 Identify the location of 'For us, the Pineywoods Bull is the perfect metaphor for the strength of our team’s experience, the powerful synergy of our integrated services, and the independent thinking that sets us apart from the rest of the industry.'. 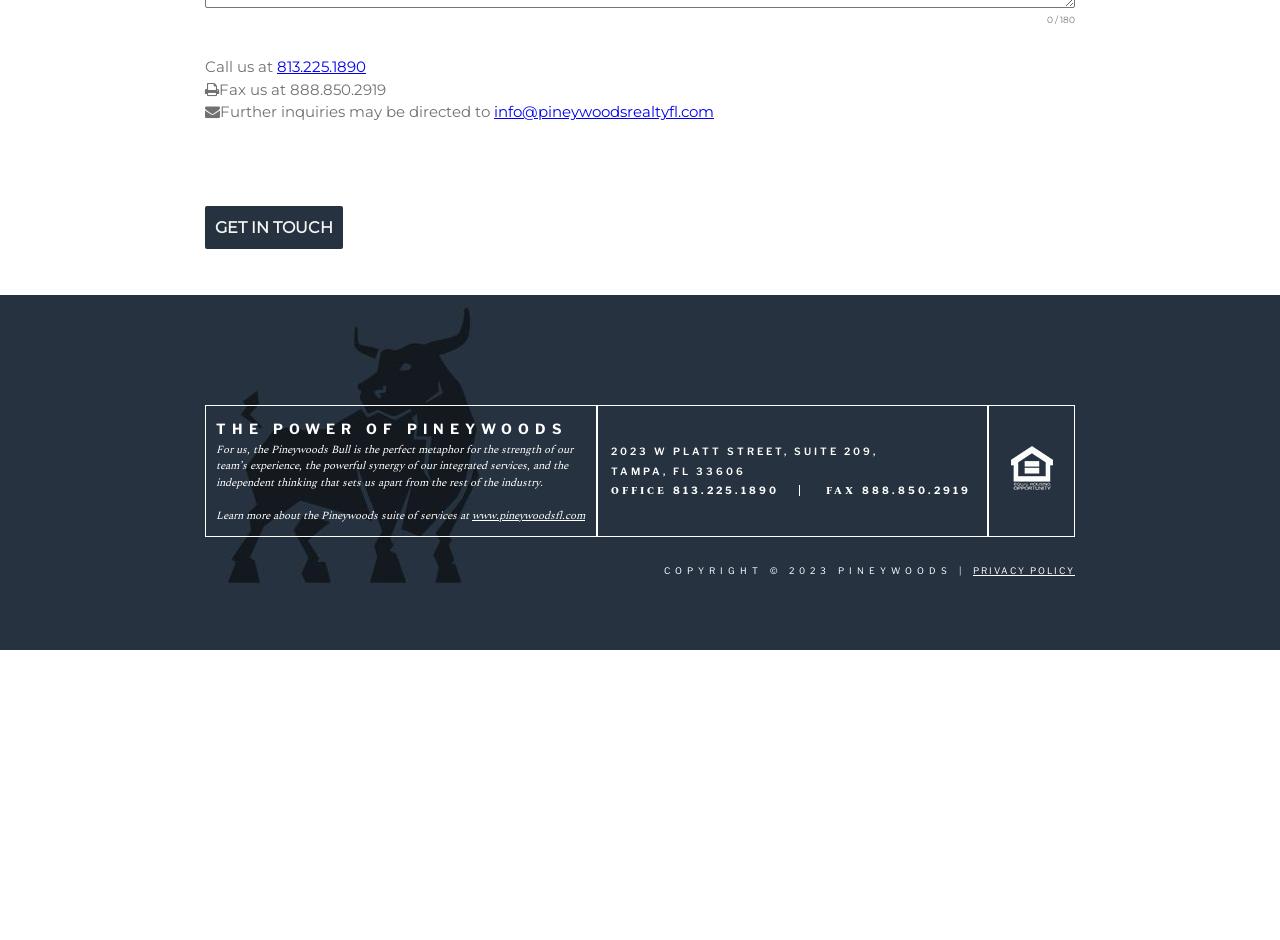
(394, 464).